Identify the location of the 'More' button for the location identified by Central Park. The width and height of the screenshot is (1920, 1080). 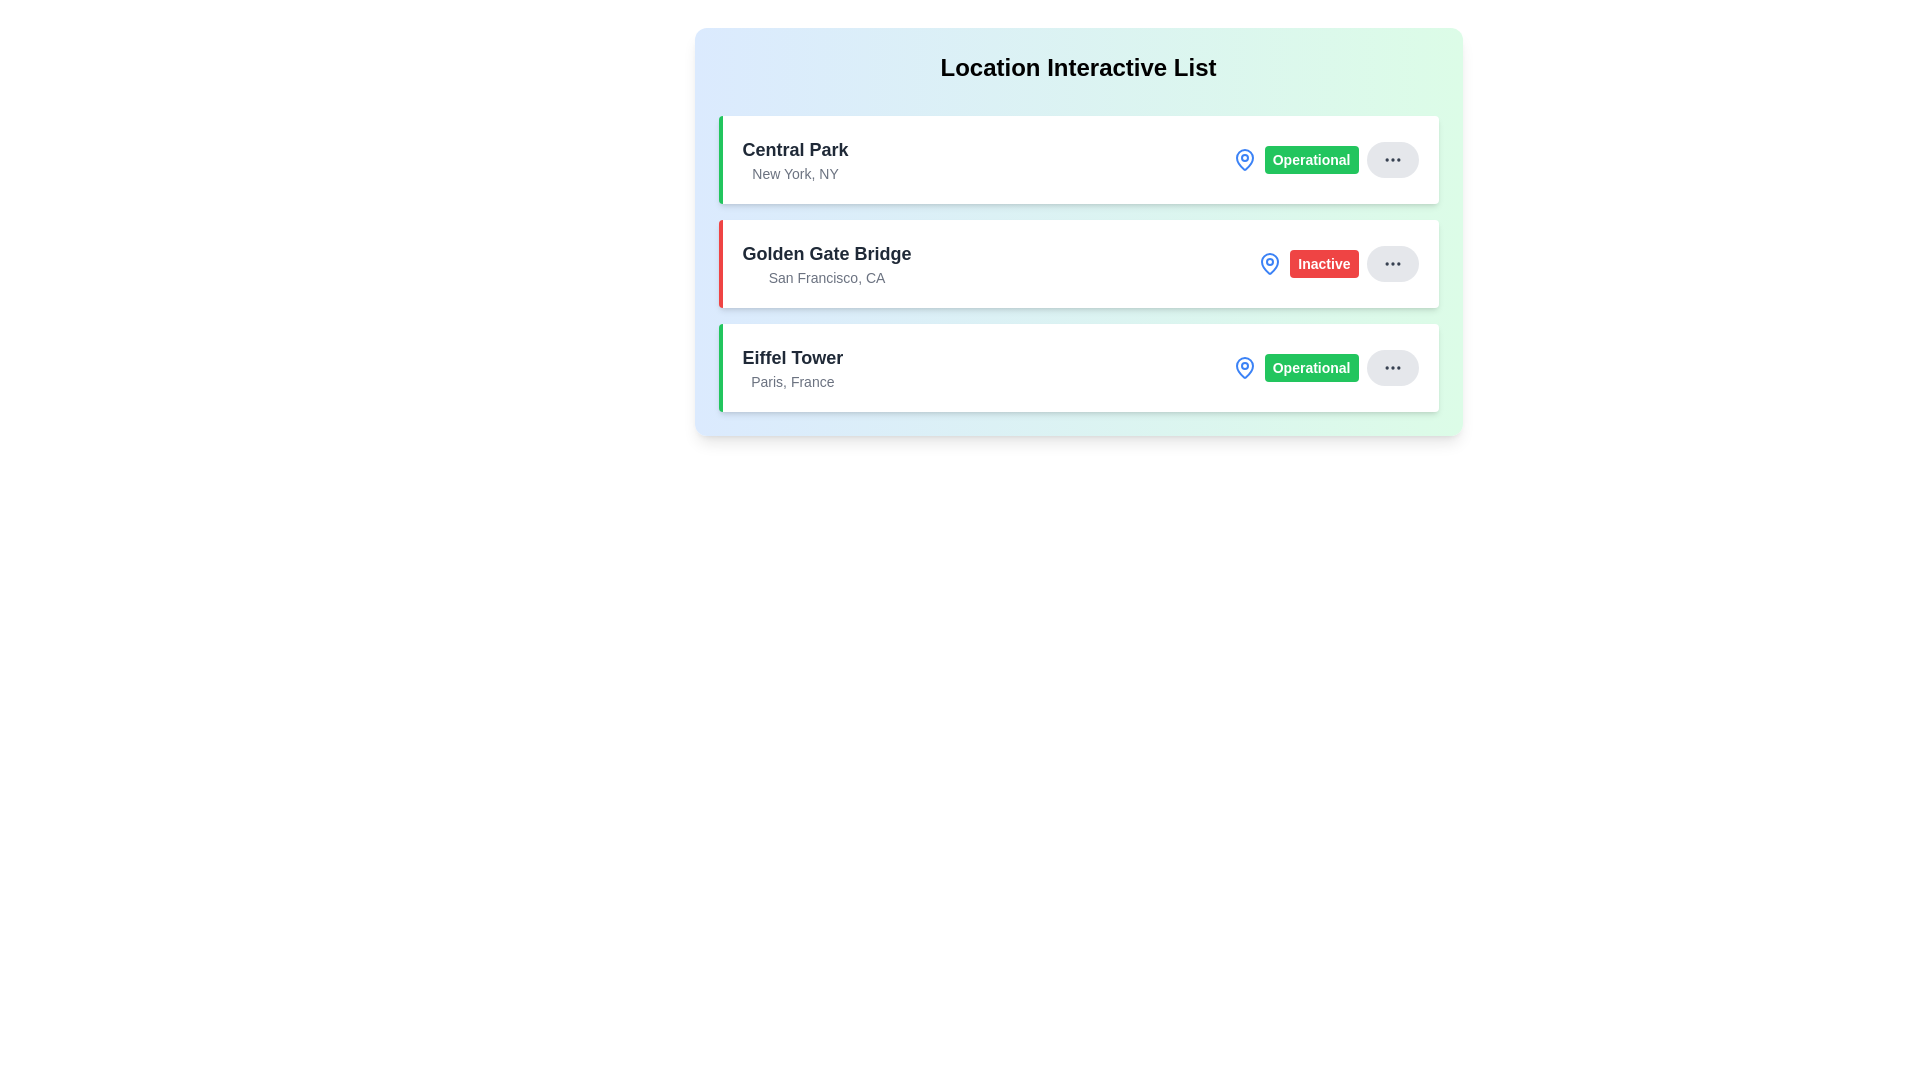
(1391, 158).